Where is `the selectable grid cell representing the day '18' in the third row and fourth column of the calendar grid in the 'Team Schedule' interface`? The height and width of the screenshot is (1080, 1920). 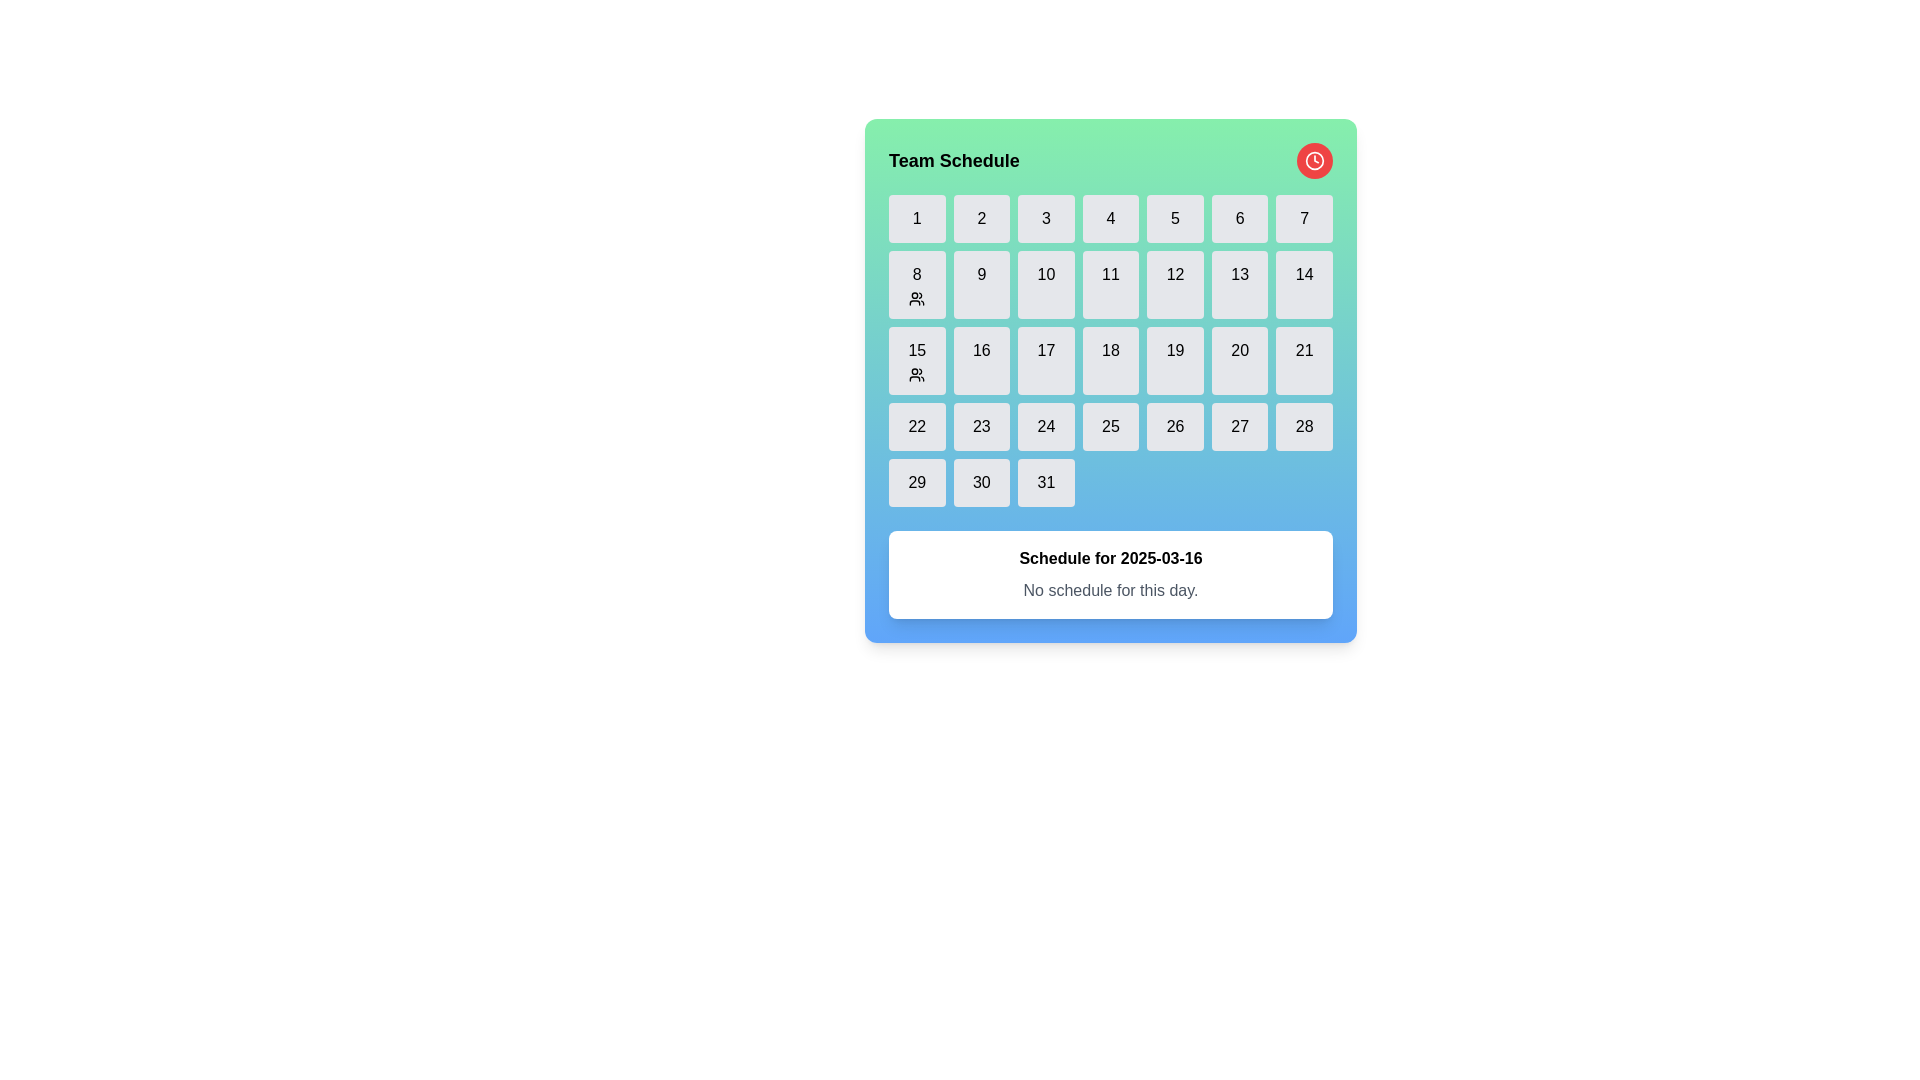
the selectable grid cell representing the day '18' in the third row and fourth column of the calendar grid in the 'Team Schedule' interface is located at coordinates (1109, 381).